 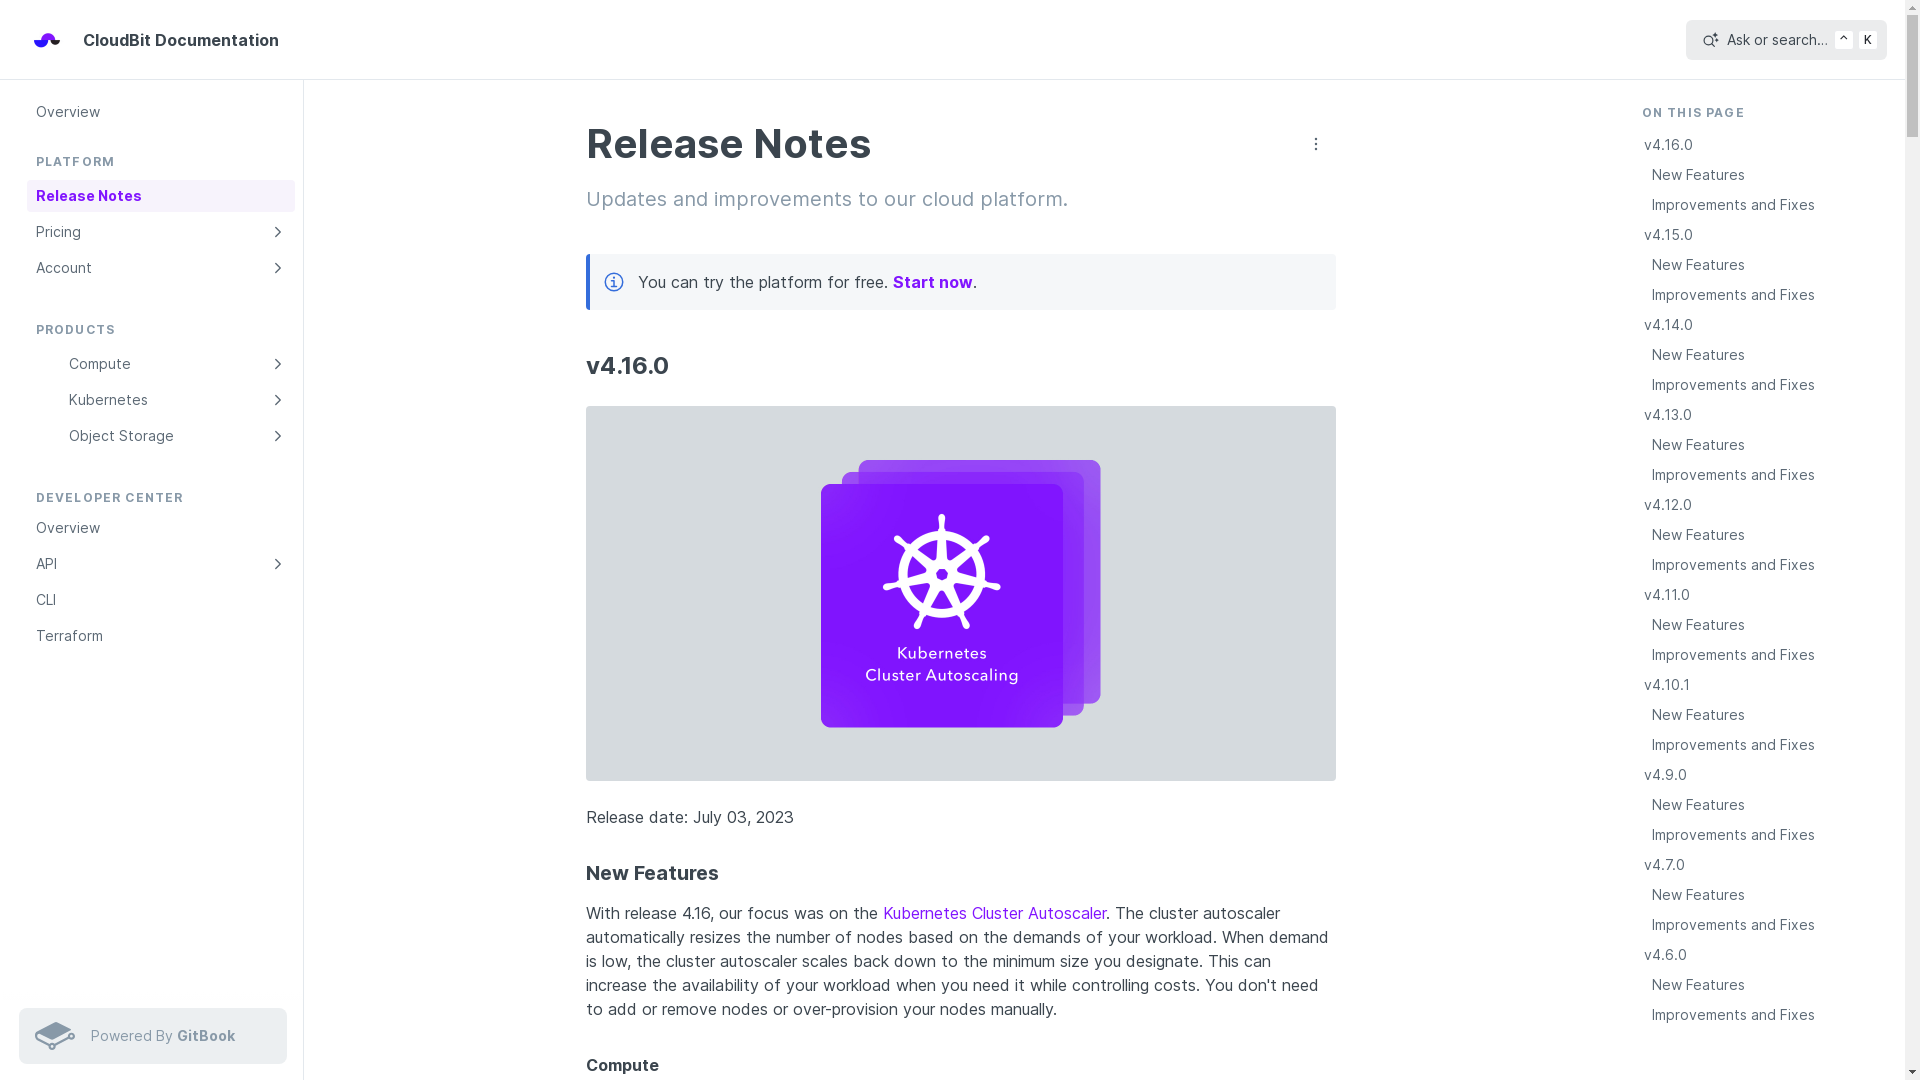 What do you see at coordinates (158, 230) in the screenshot?
I see `'Pricing'` at bounding box center [158, 230].